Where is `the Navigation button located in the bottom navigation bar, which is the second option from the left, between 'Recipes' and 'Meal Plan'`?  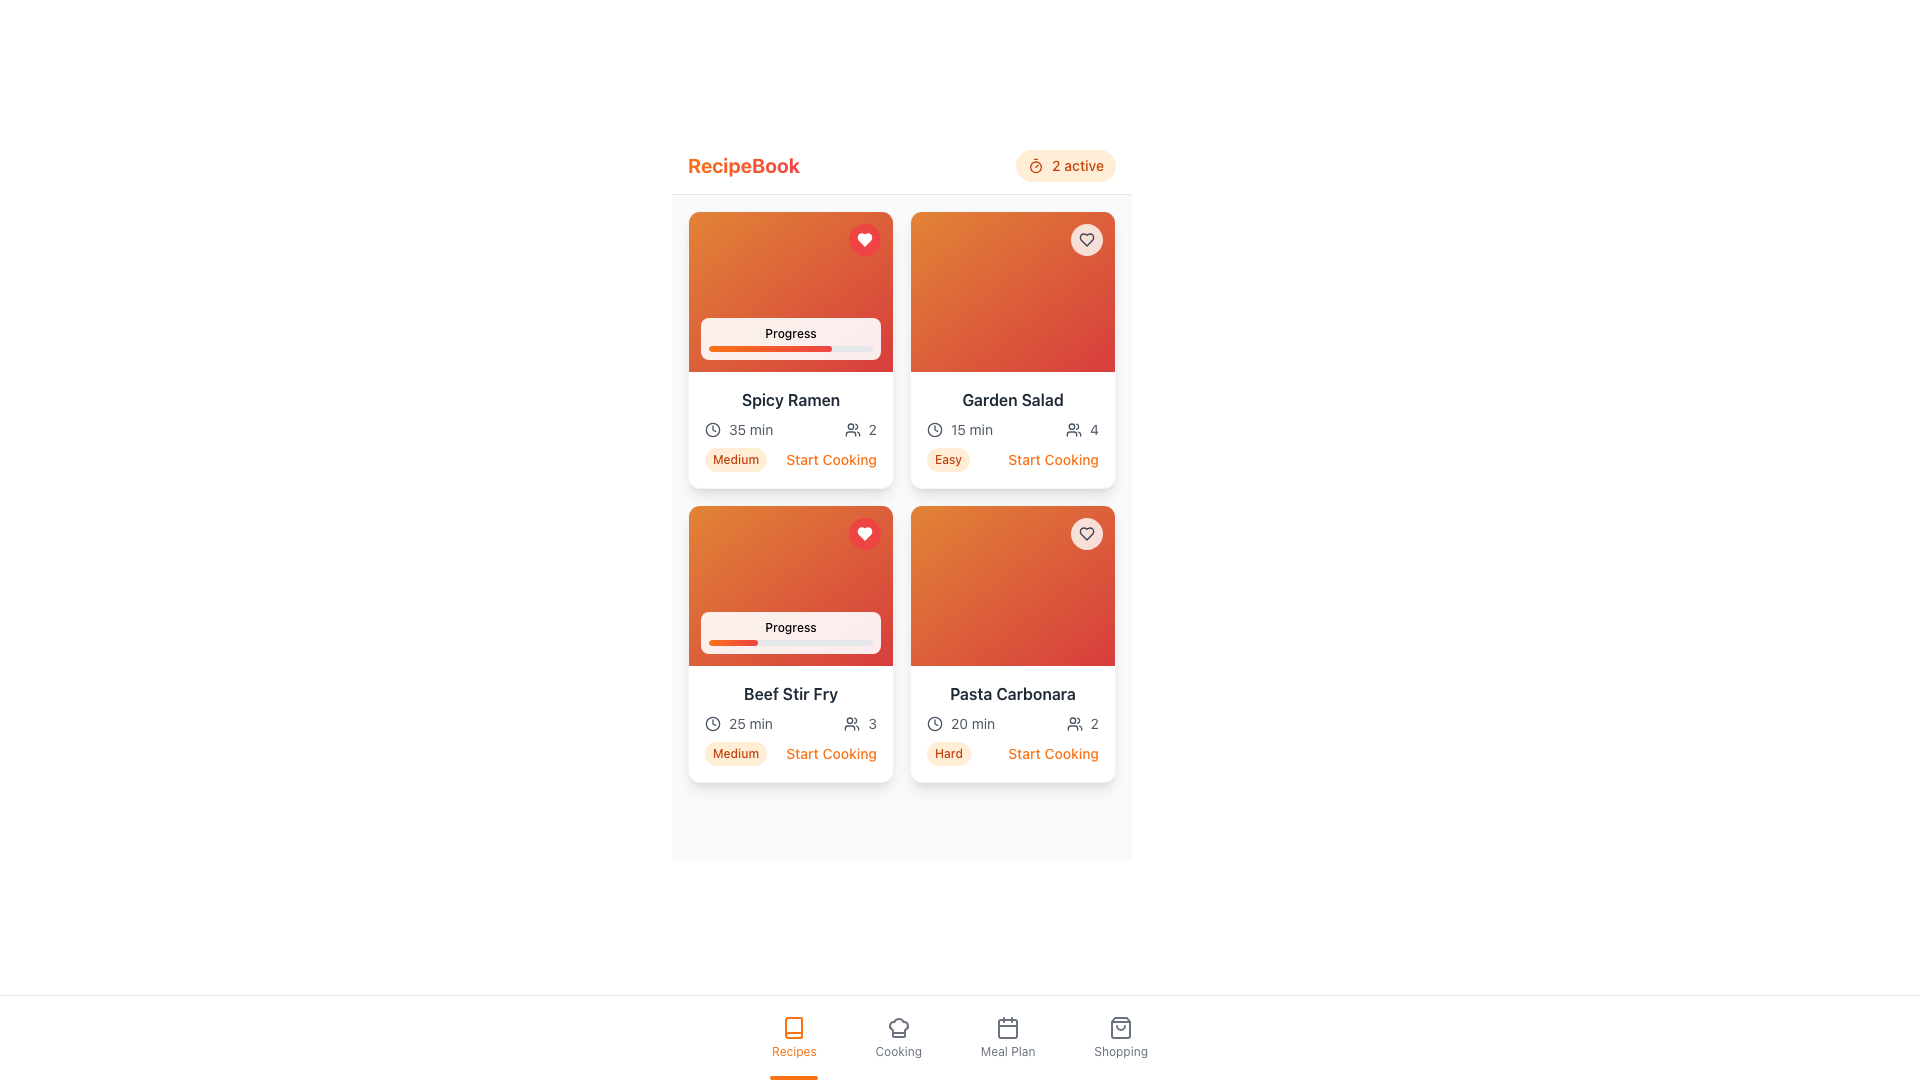
the Navigation button located in the bottom navigation bar, which is the second option from the left, between 'Recipes' and 'Meal Plan' is located at coordinates (897, 1036).